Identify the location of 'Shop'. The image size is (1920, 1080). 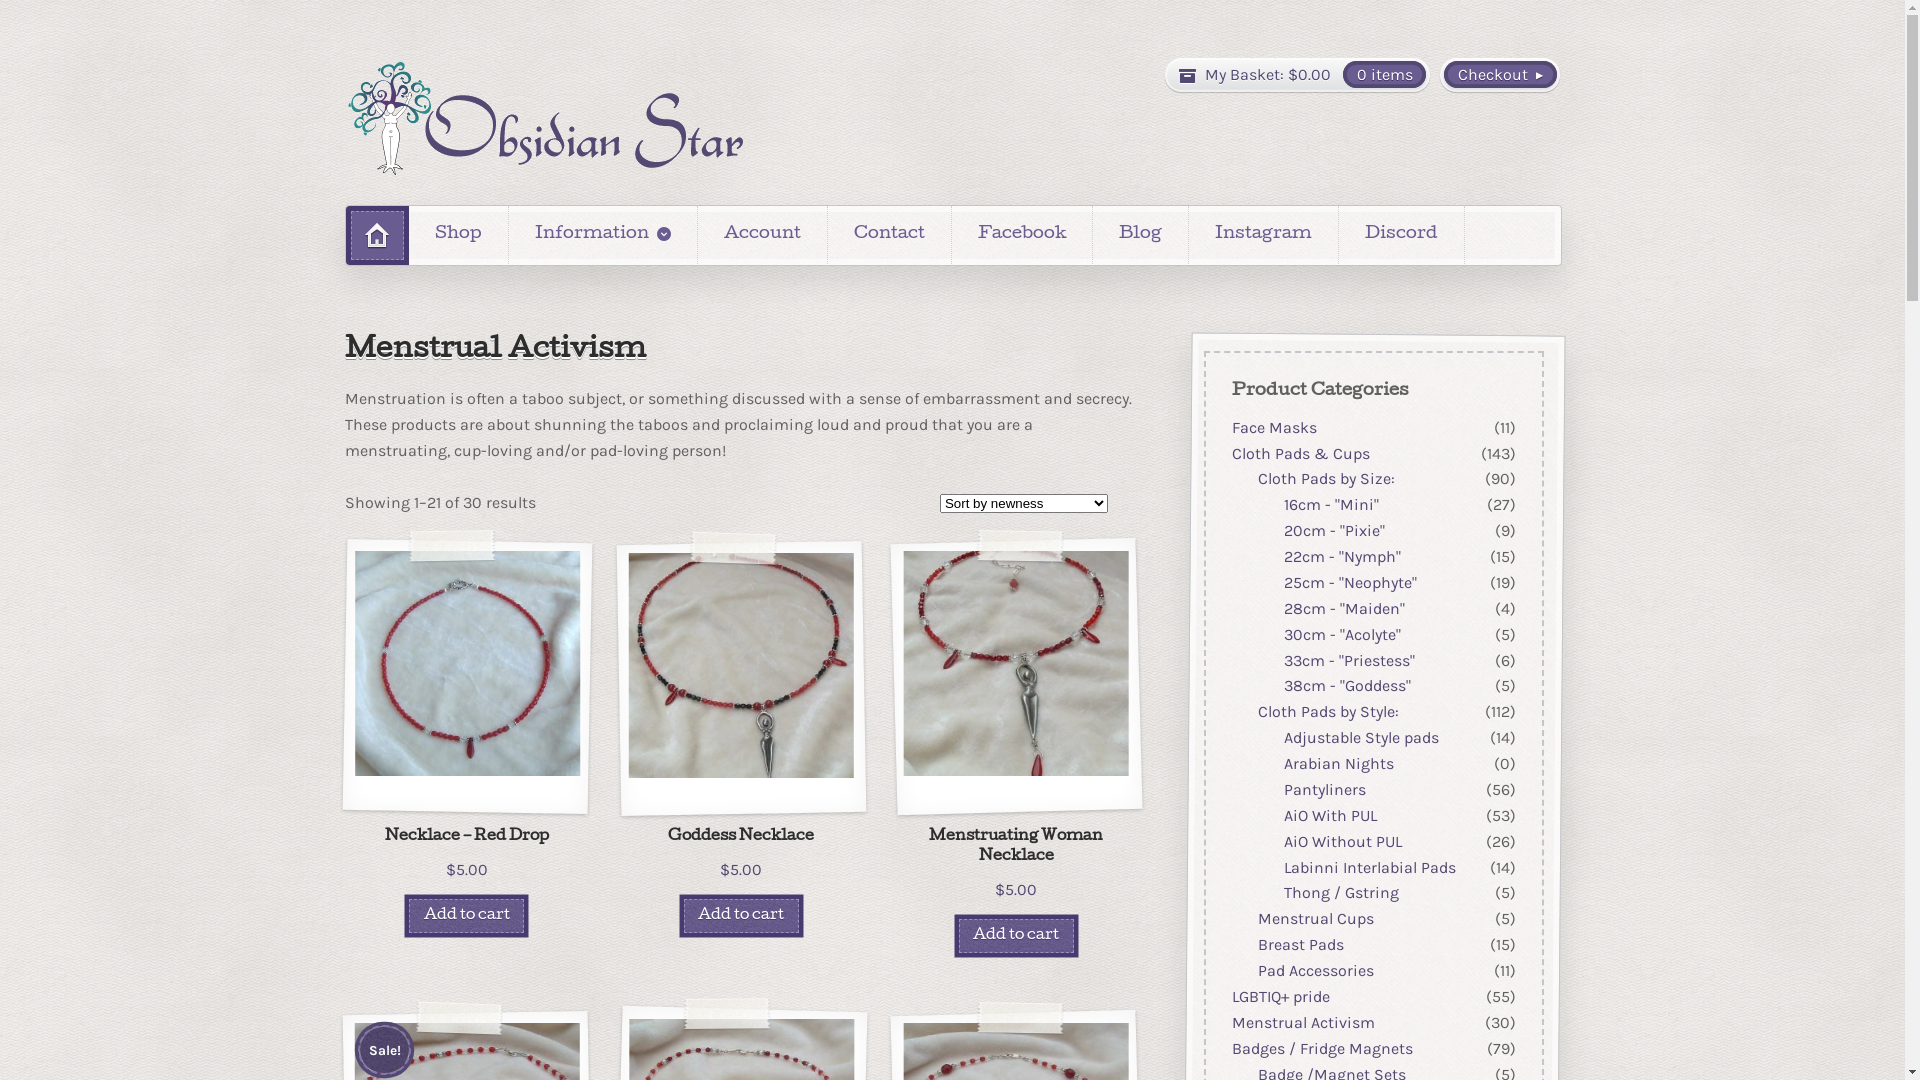
(457, 234).